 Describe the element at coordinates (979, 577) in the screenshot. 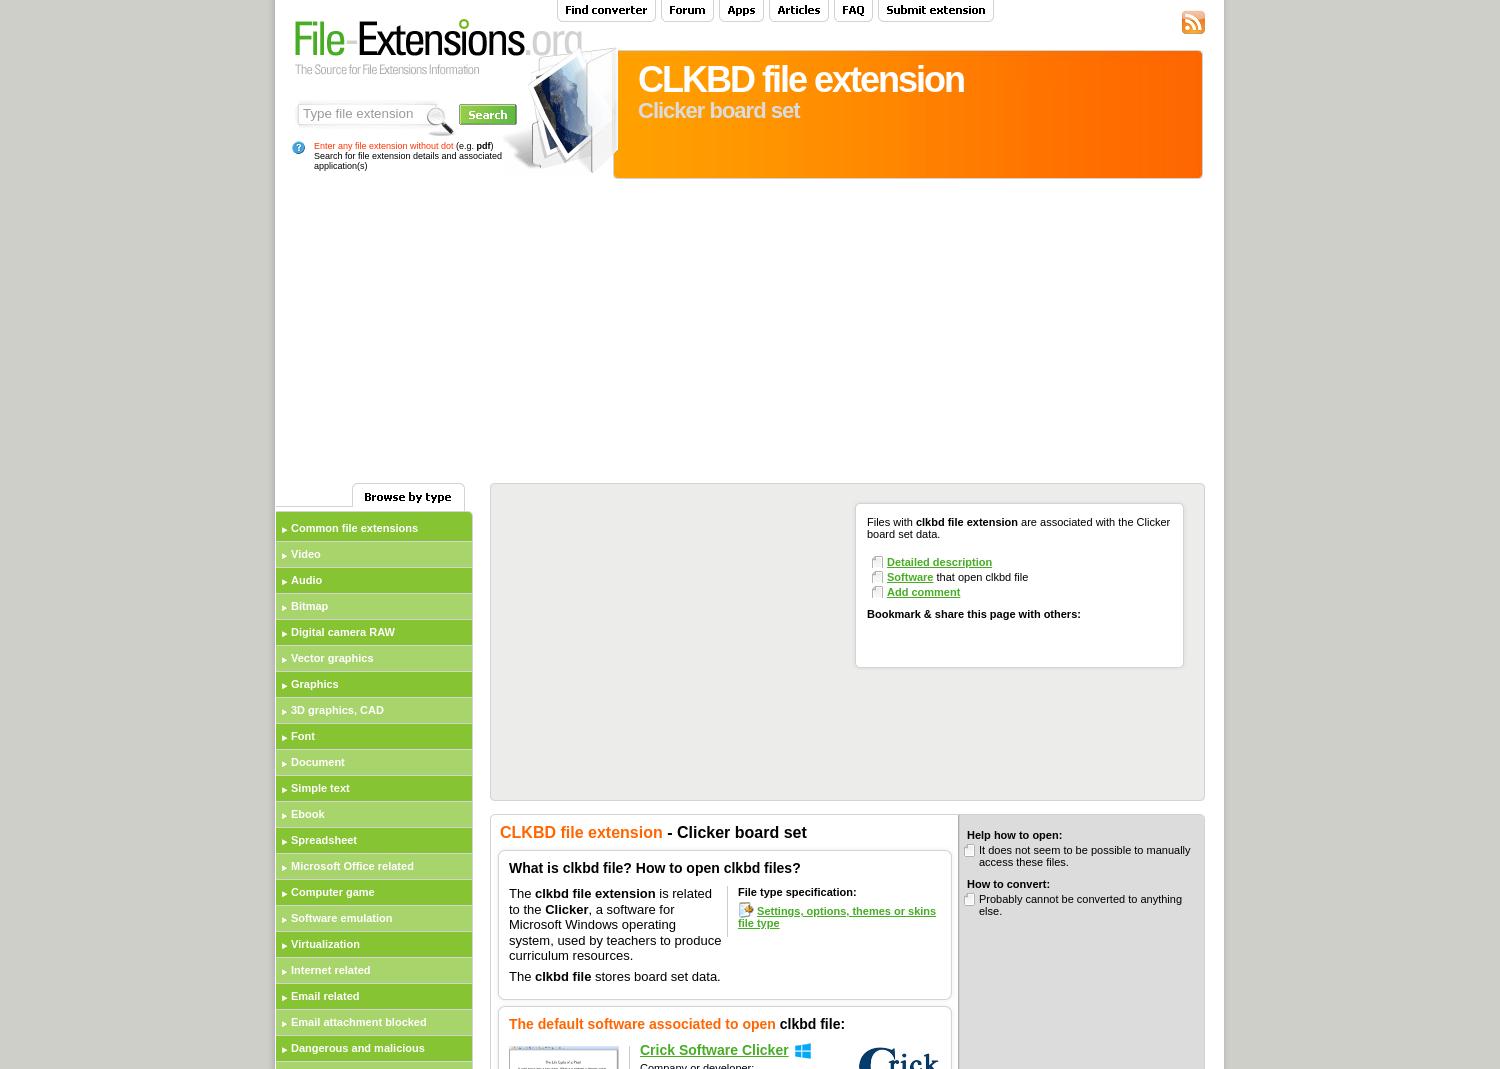

I see `'that open clkbd file'` at that location.